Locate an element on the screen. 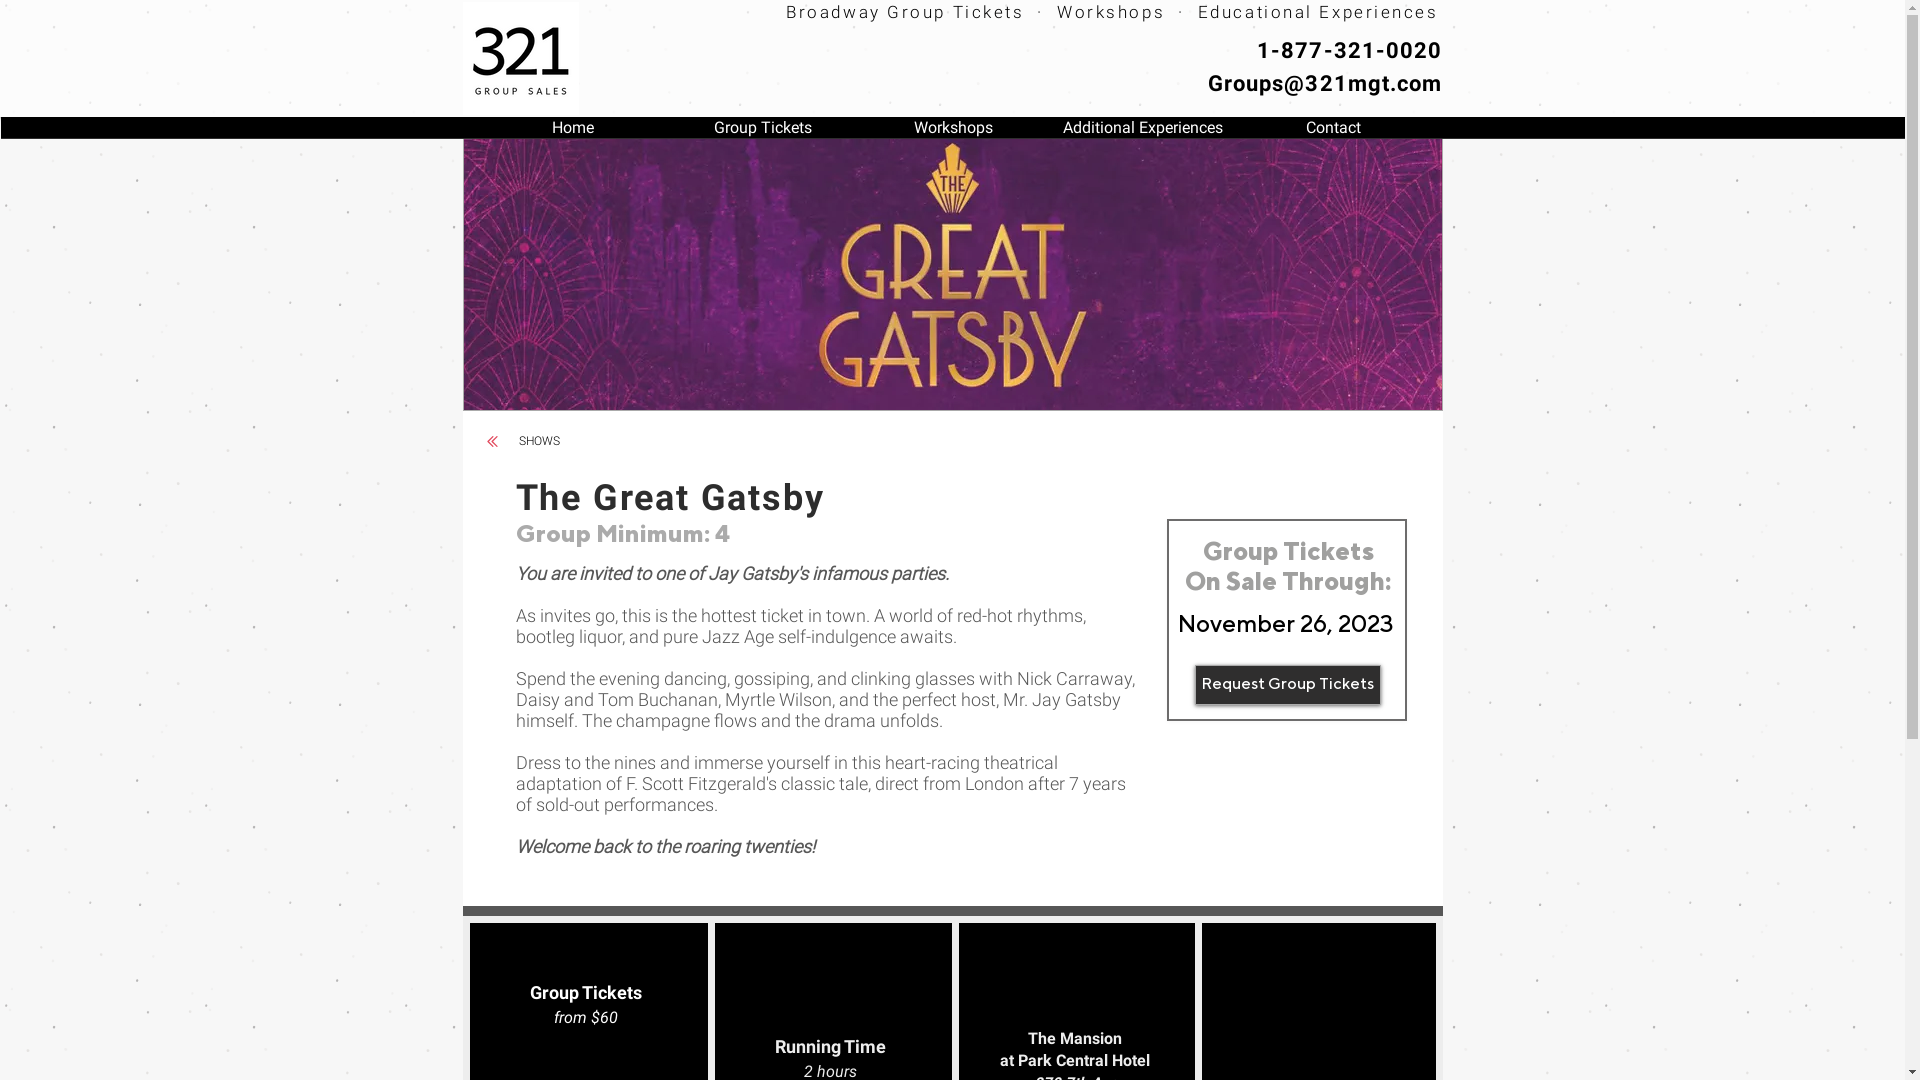  'Group Tickets' is located at coordinates (762, 134).